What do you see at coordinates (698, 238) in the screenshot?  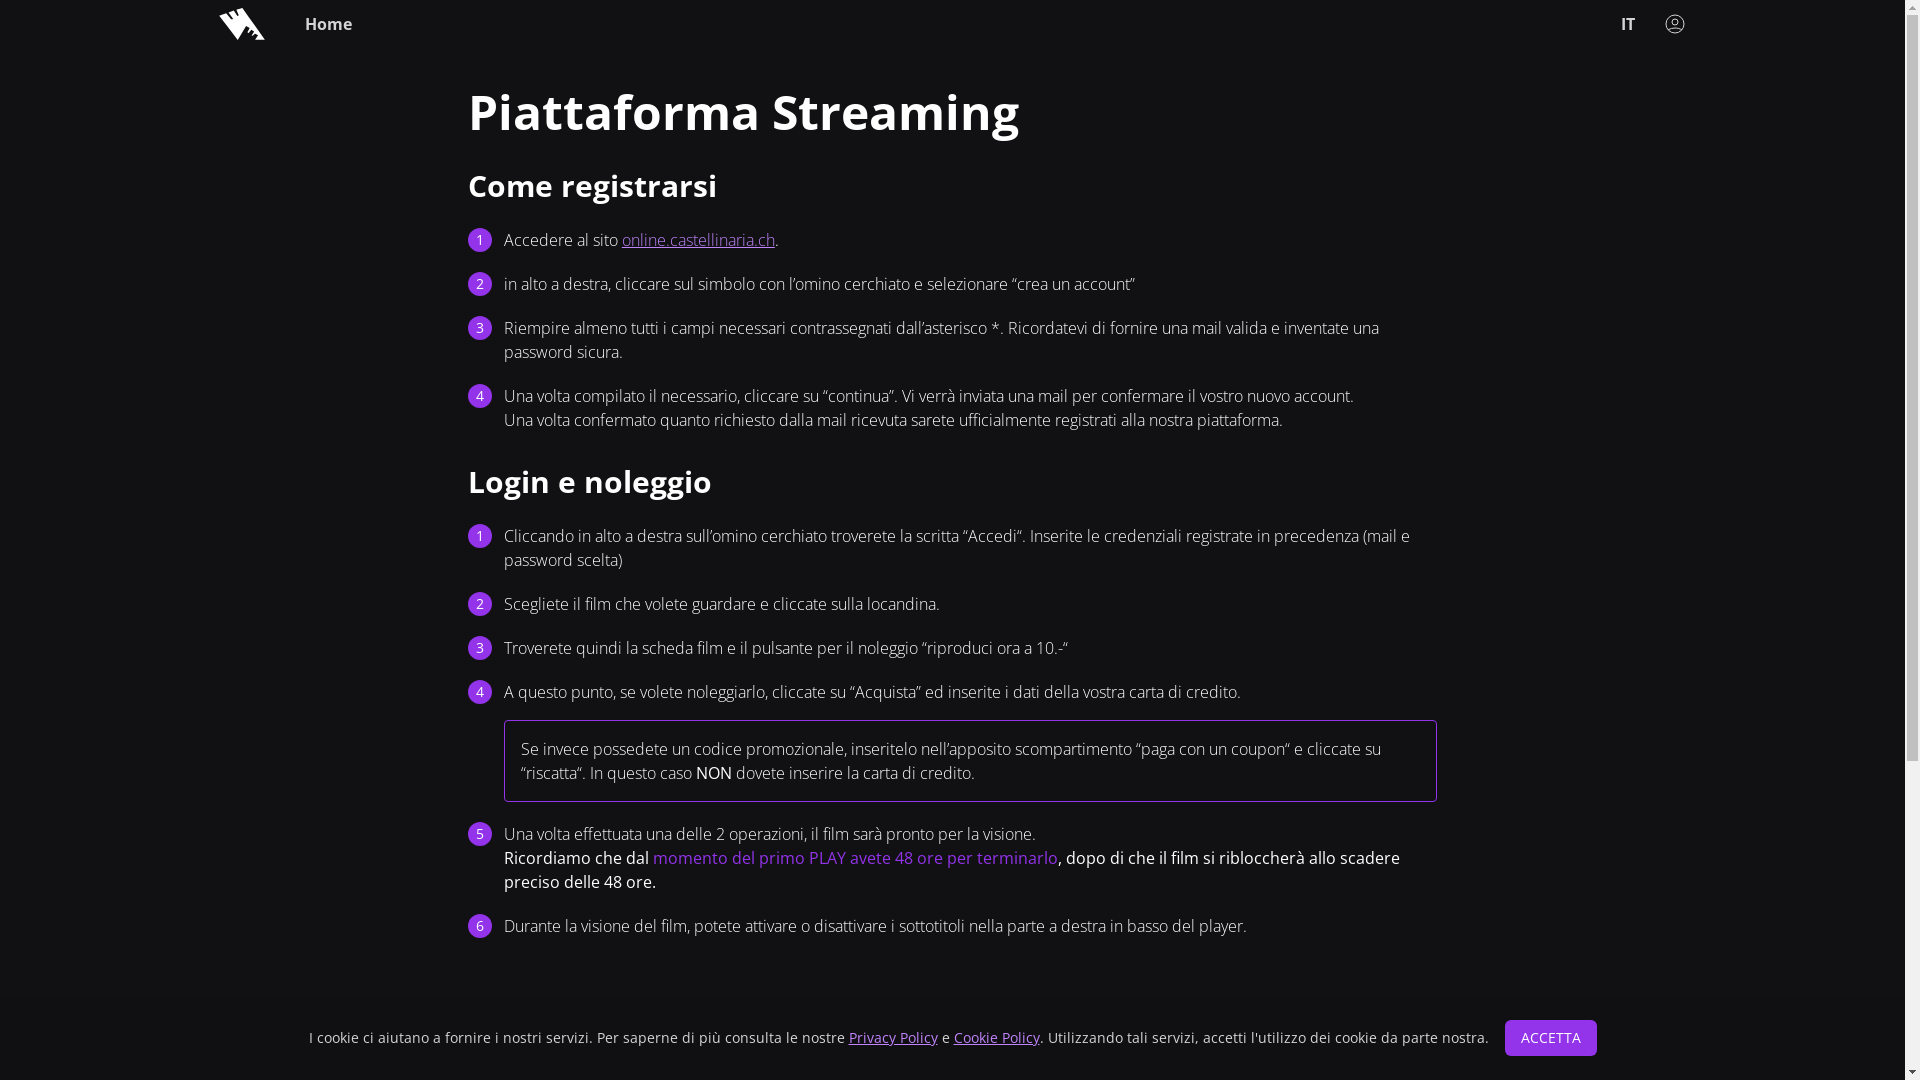 I see `'online.castellinaria.ch'` at bounding box center [698, 238].